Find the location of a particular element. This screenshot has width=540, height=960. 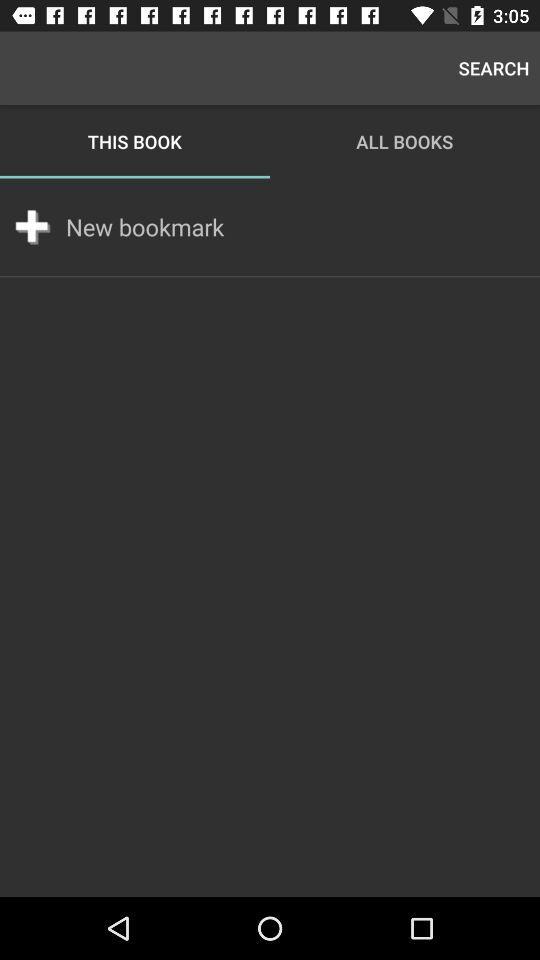

the new bookmark item is located at coordinates (144, 227).